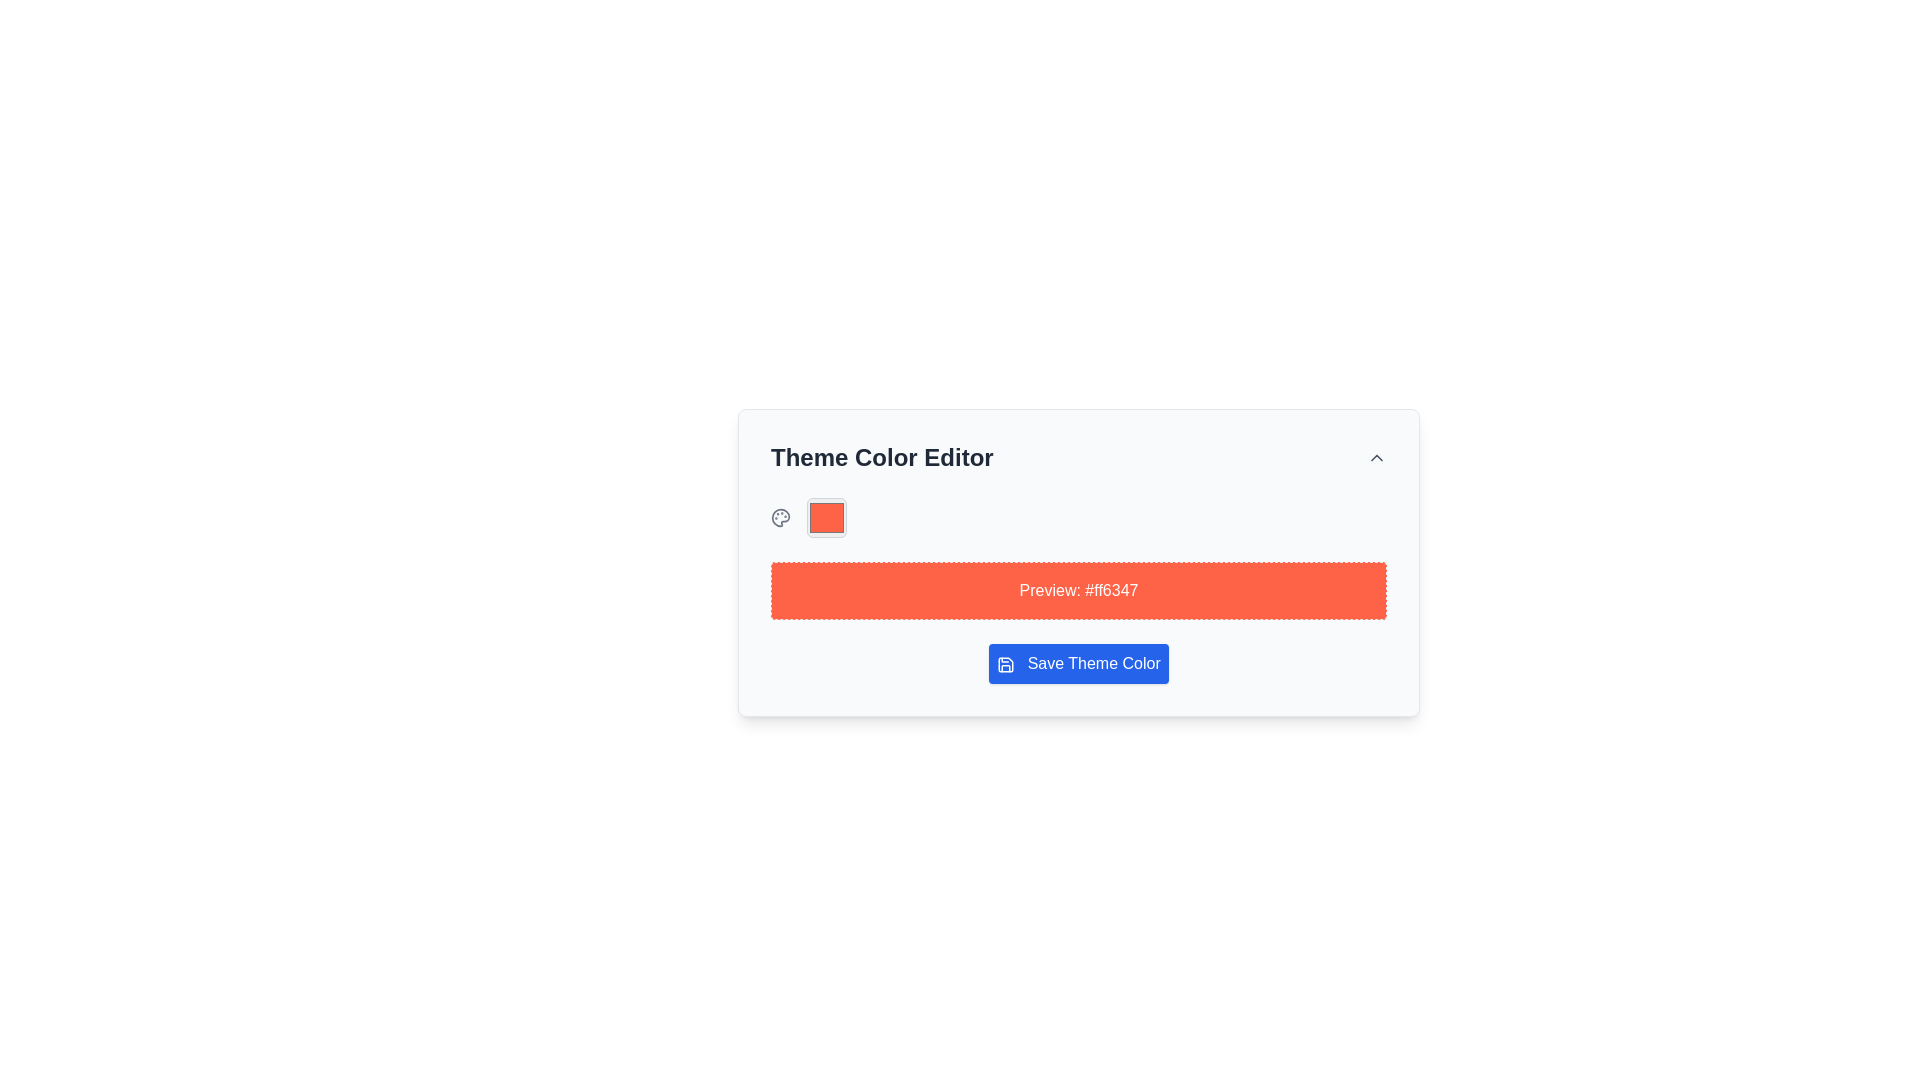 The height and width of the screenshot is (1080, 1920). Describe the element at coordinates (1376, 458) in the screenshot. I see `the upward-pointing chevron button located at the top right corner of the header row` at that location.